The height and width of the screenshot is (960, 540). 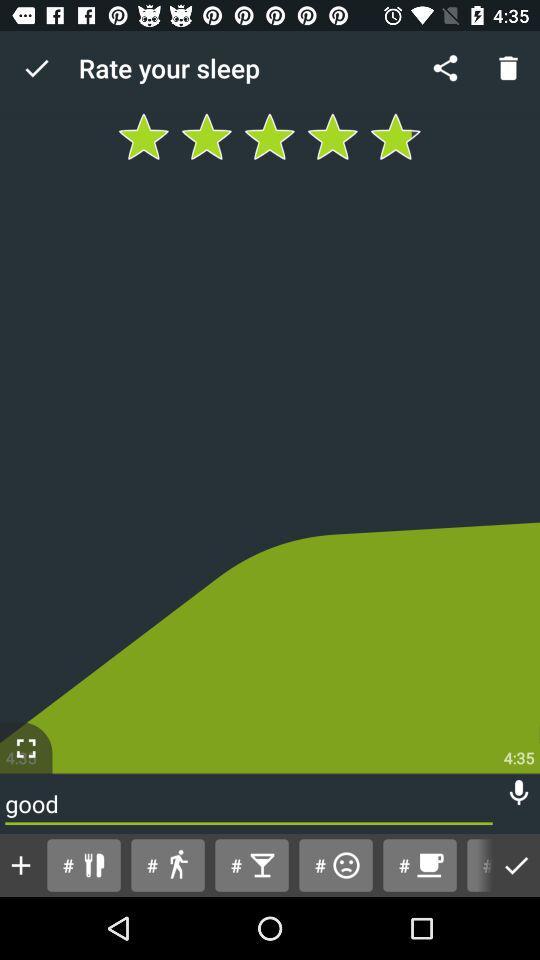 What do you see at coordinates (476, 864) in the screenshot?
I see `# button` at bounding box center [476, 864].